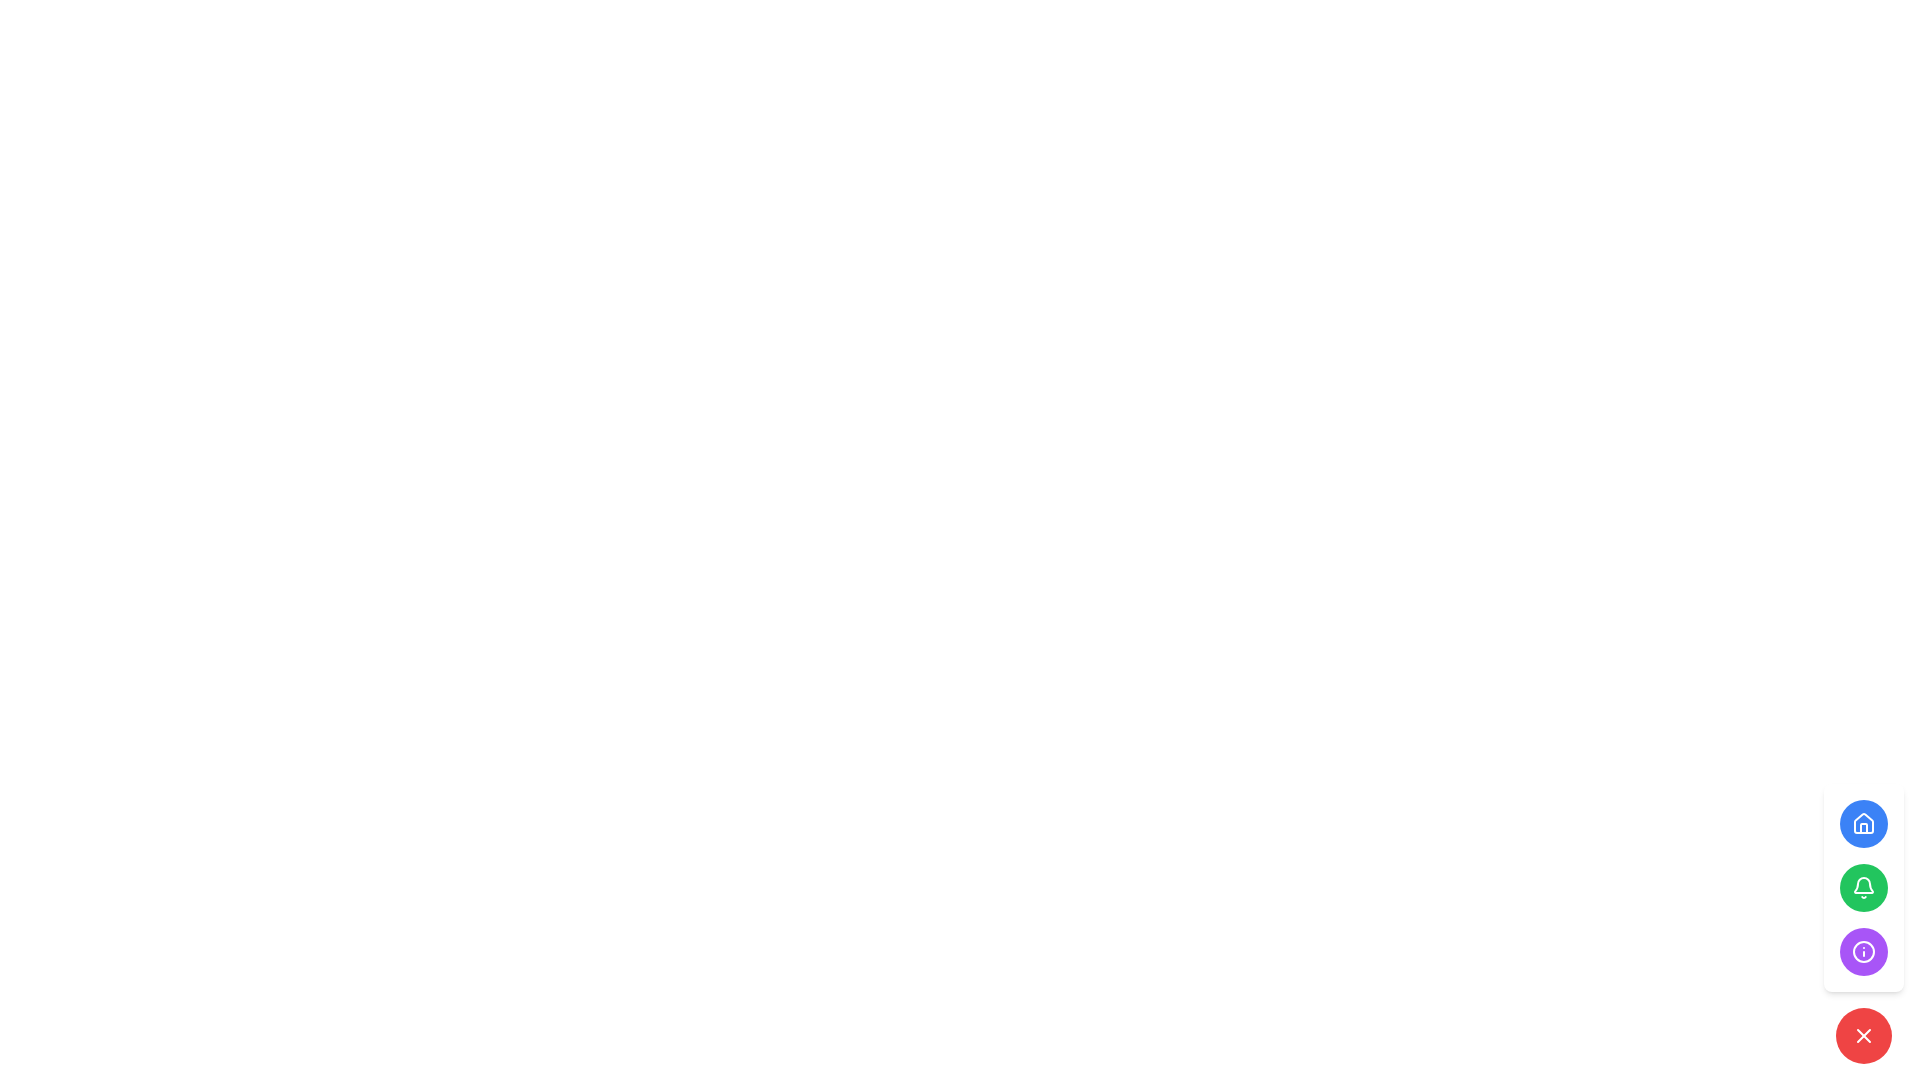  Describe the element at coordinates (1862, 824) in the screenshot. I see `the blue circular button with a white house icon to observe the visual hover effect` at that location.